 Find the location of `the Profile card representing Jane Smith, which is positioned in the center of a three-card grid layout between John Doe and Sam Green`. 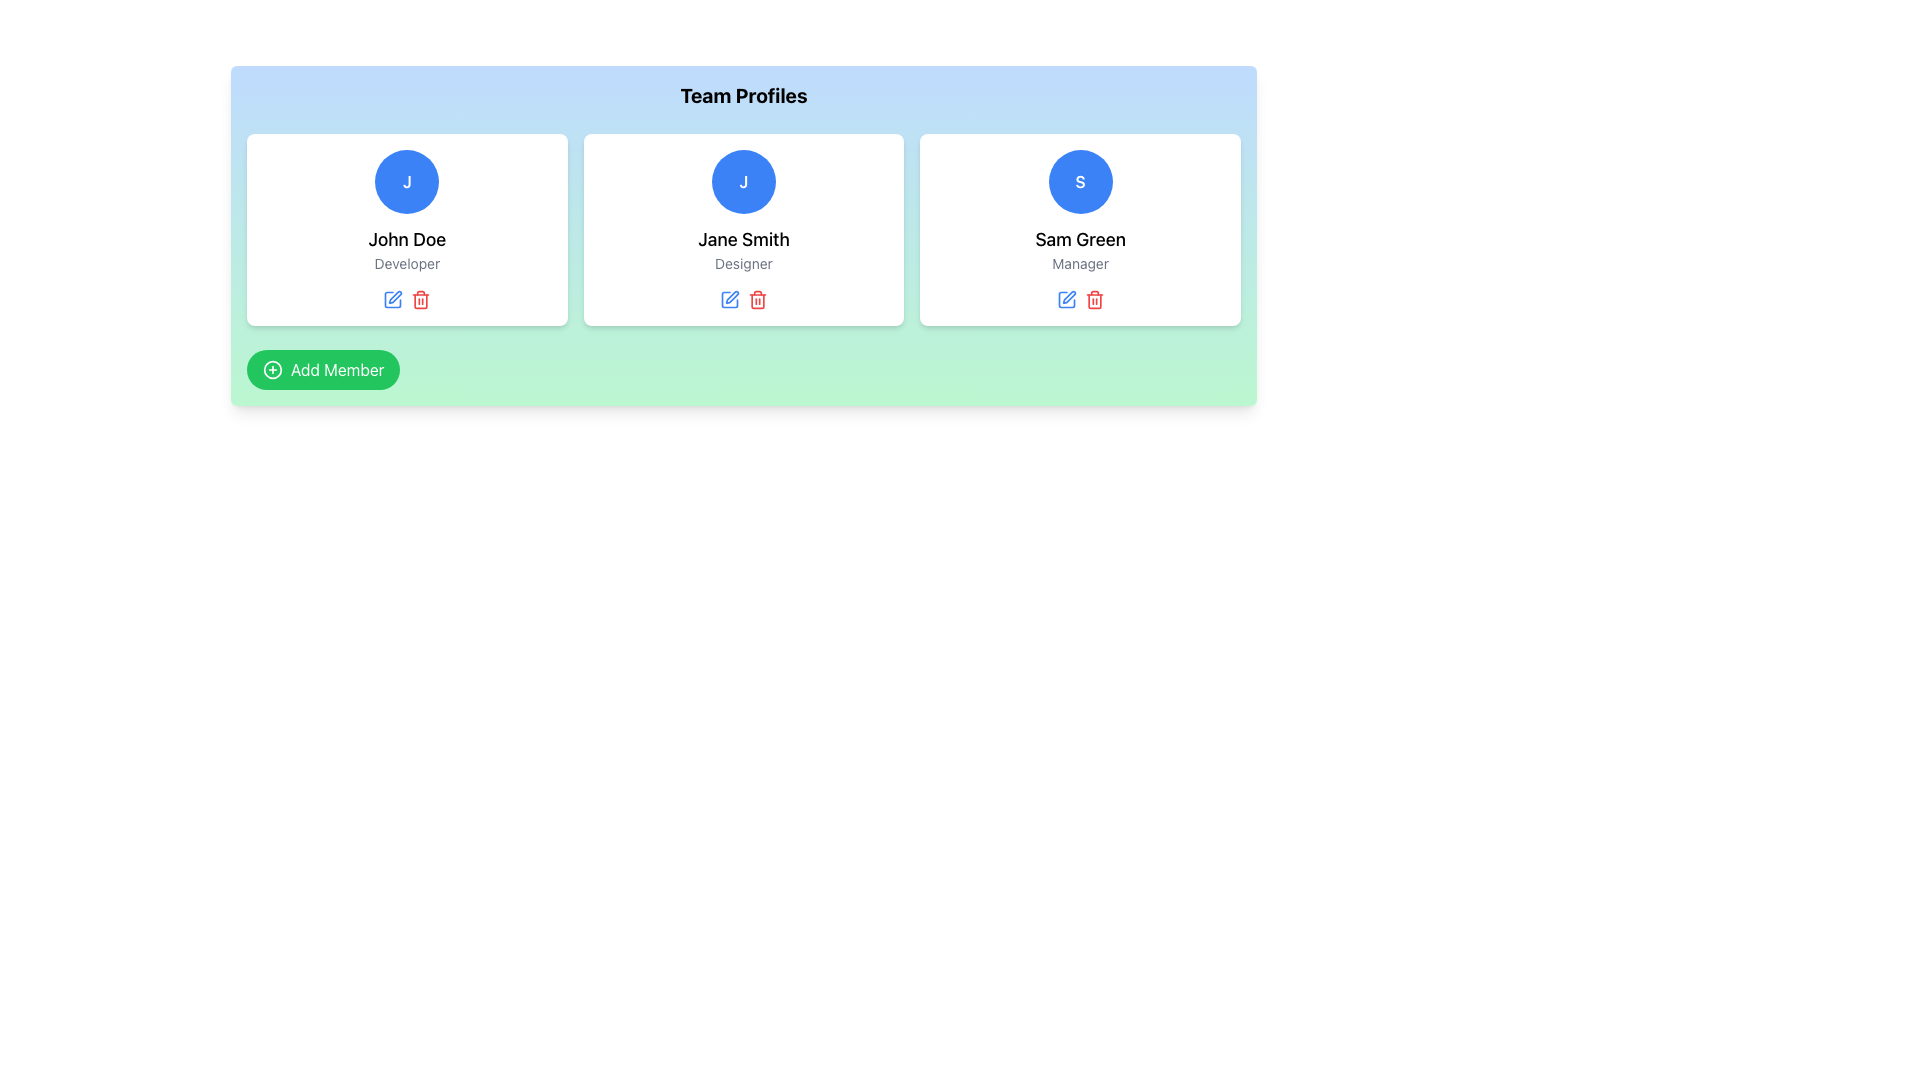

the Profile card representing Jane Smith, which is positioned in the center of a three-card grid layout between John Doe and Sam Green is located at coordinates (743, 229).